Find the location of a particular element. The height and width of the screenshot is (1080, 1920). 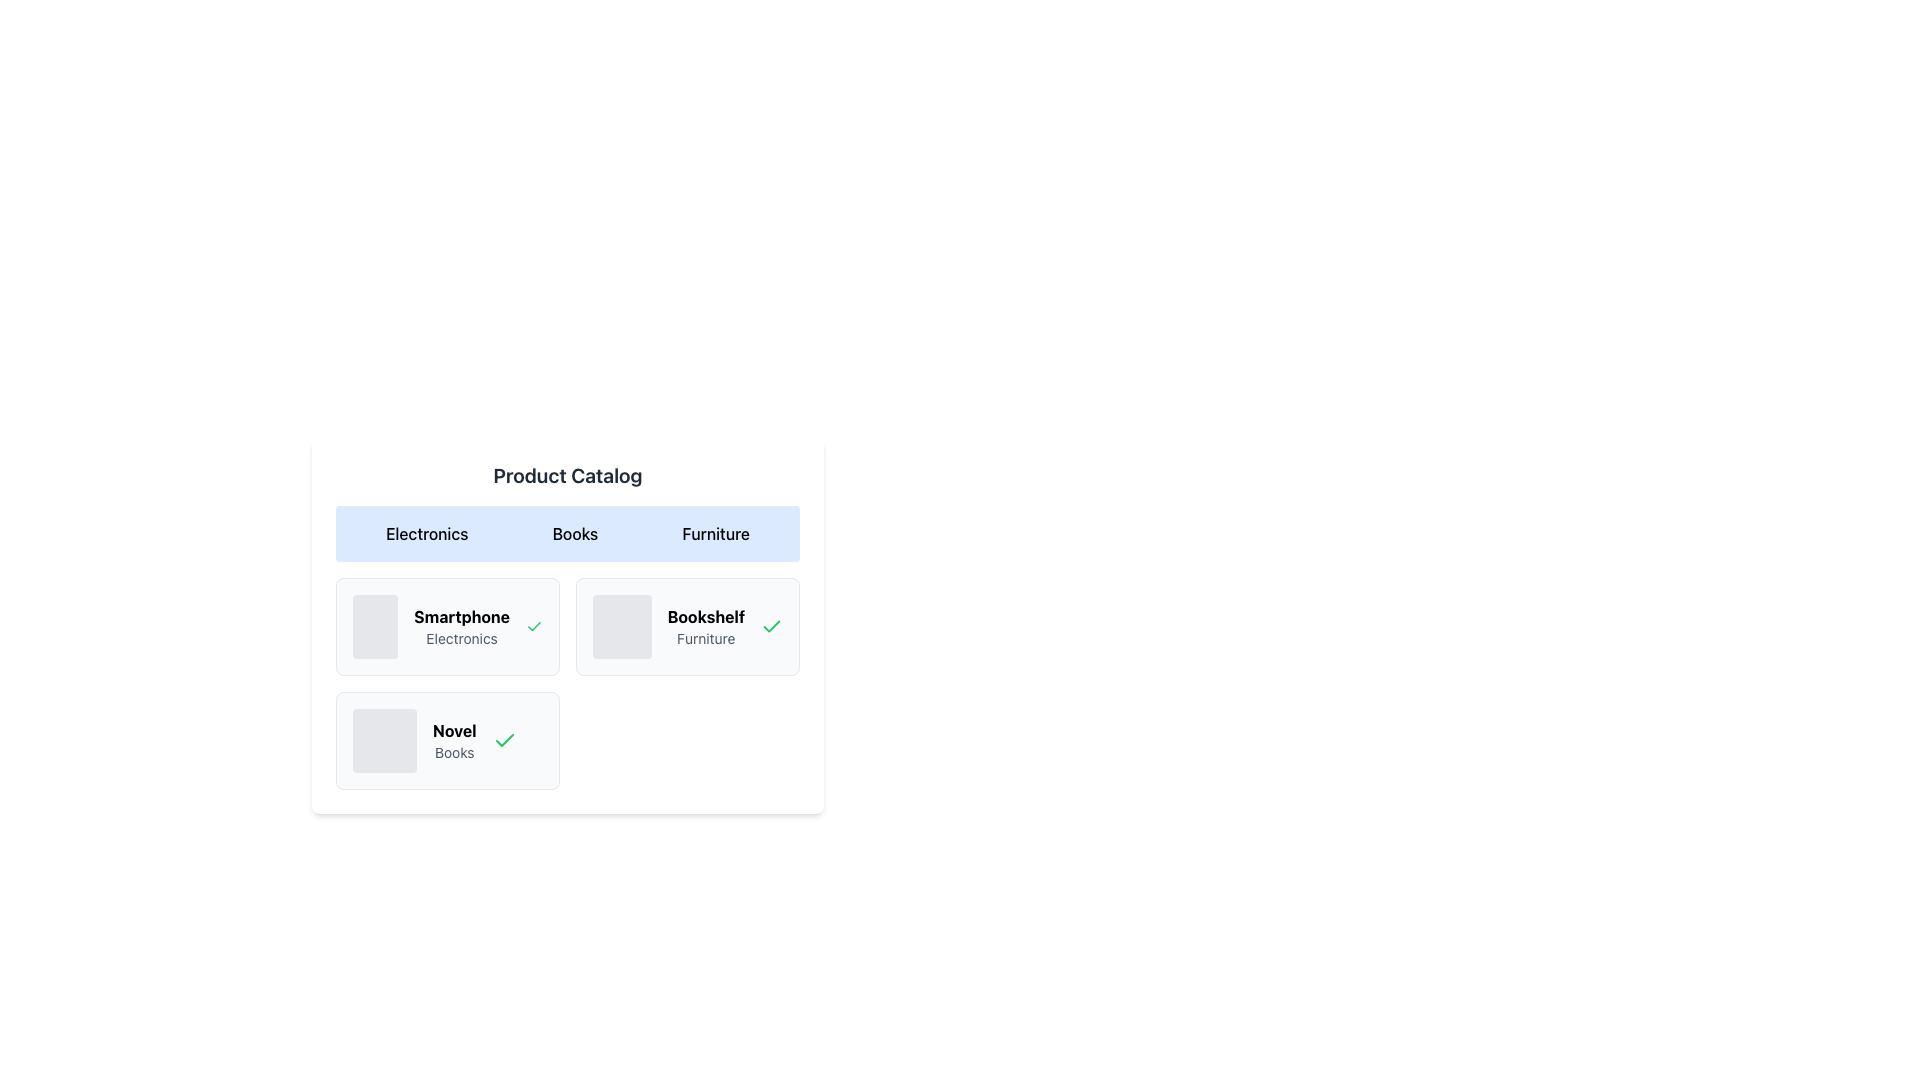

the checkmark icon that indicates selection or confirmation for the 'Smartphone' item, located at the far-right edge of the 'Smartphone' card in the 'Electronics' category is located at coordinates (534, 626).